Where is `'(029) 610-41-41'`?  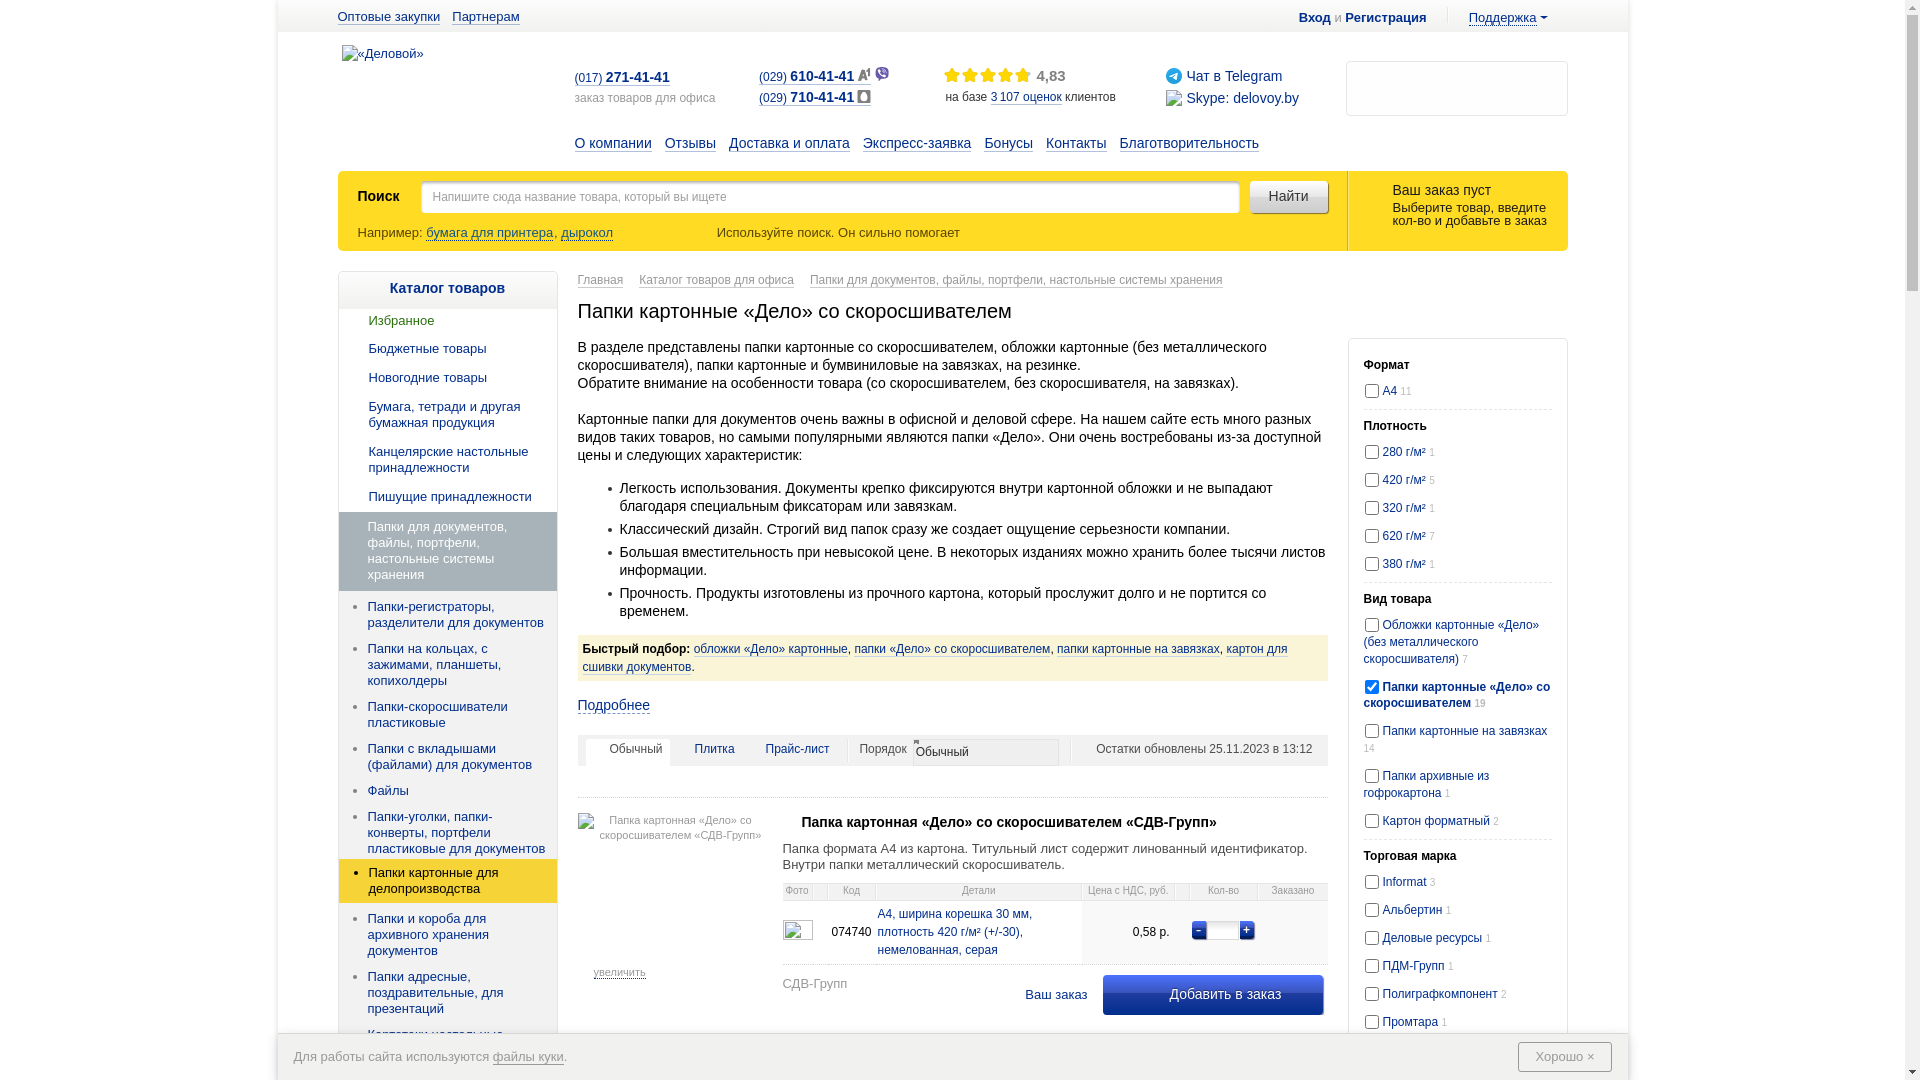
'(029) 610-41-41' is located at coordinates (815, 76).